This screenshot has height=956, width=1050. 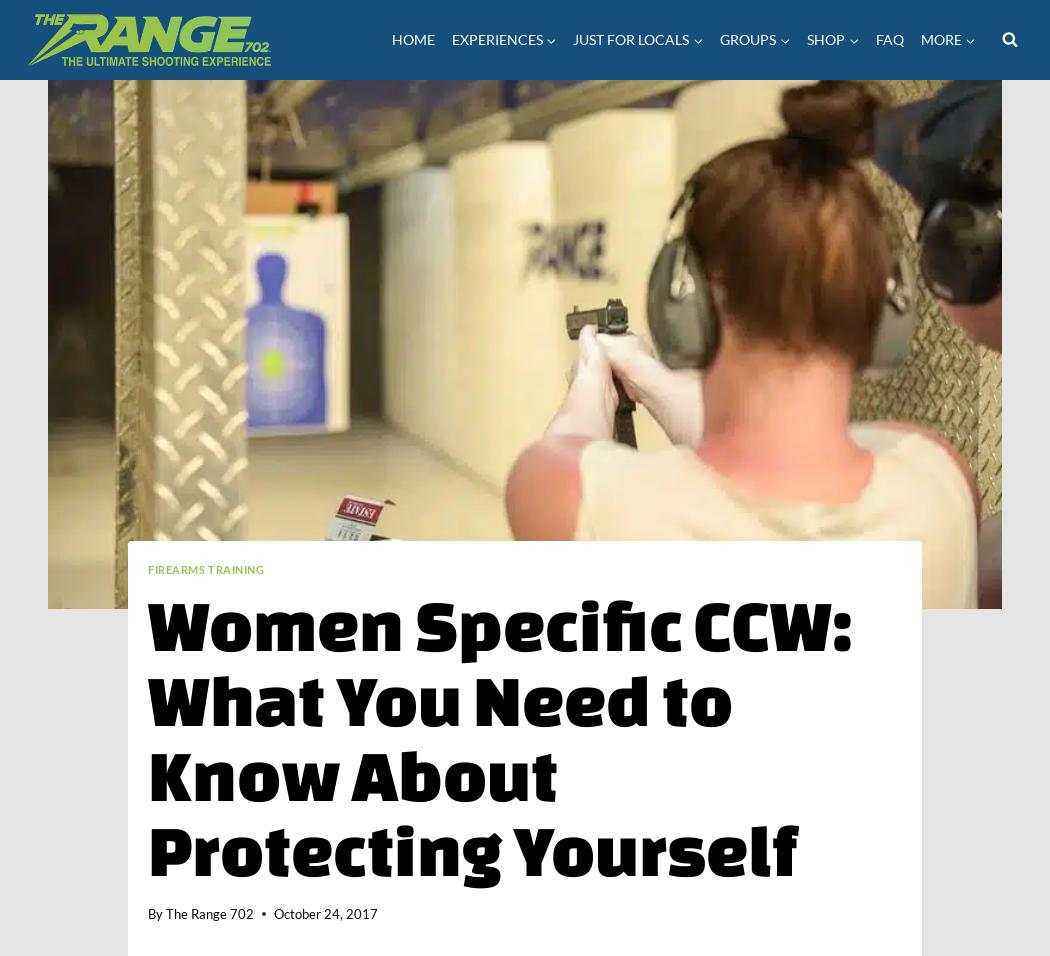 I want to click on 'Home', so click(x=412, y=37).